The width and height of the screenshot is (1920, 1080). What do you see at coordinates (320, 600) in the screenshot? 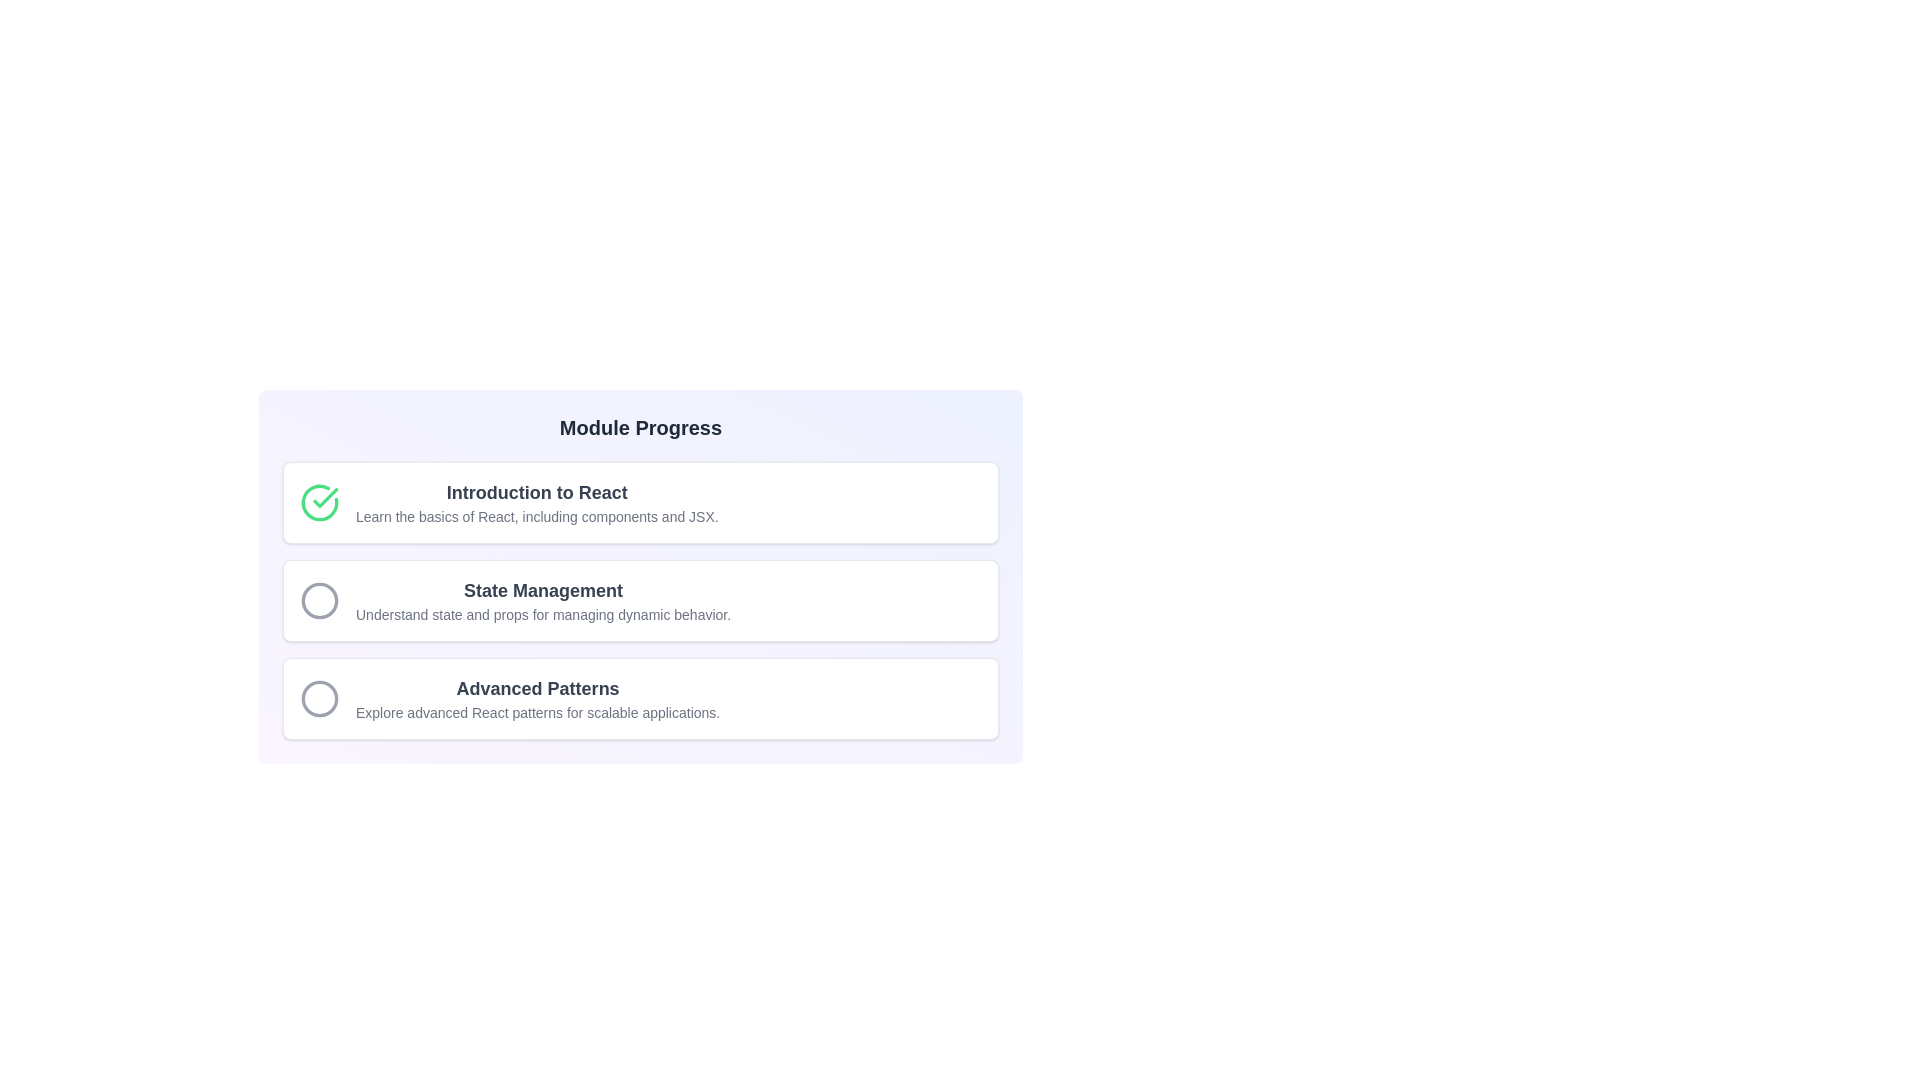
I see `the status indicator icon located within the 'State Management' card, positioned to the far left, representing a pending or inactive state` at bounding box center [320, 600].